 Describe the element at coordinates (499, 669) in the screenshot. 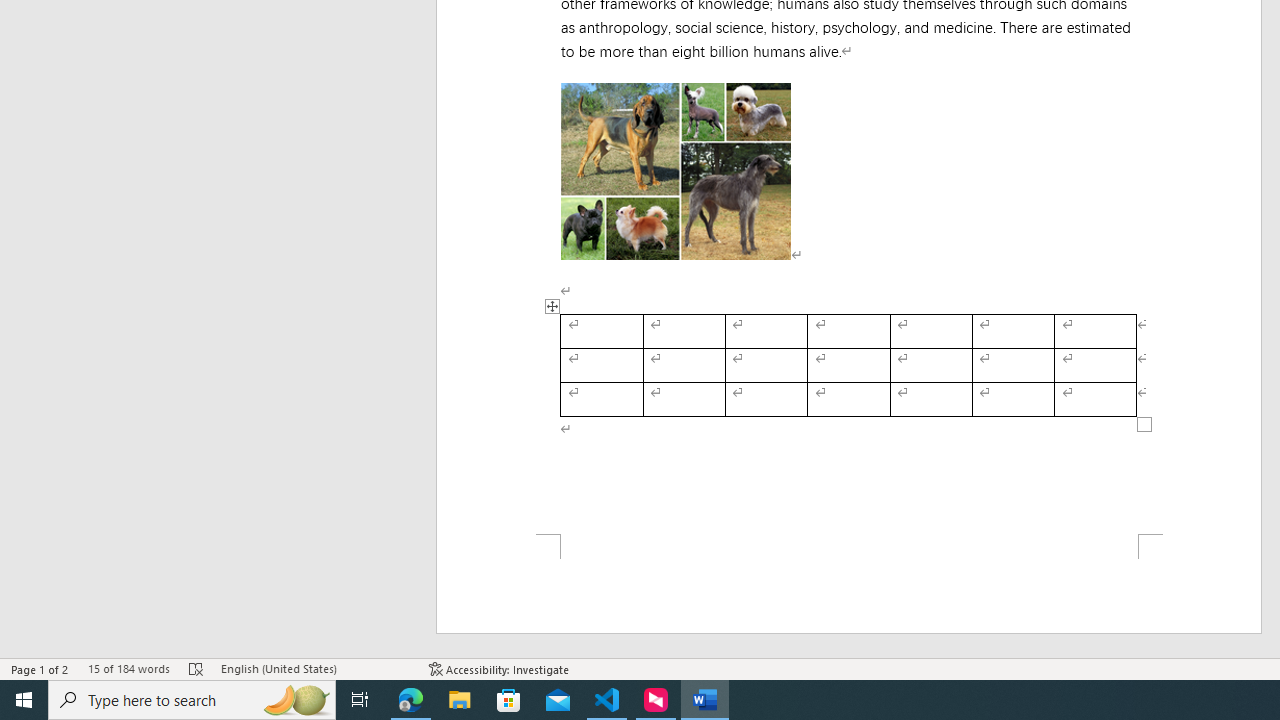

I see `'Accessibility Checker Accessibility: Investigate'` at that location.